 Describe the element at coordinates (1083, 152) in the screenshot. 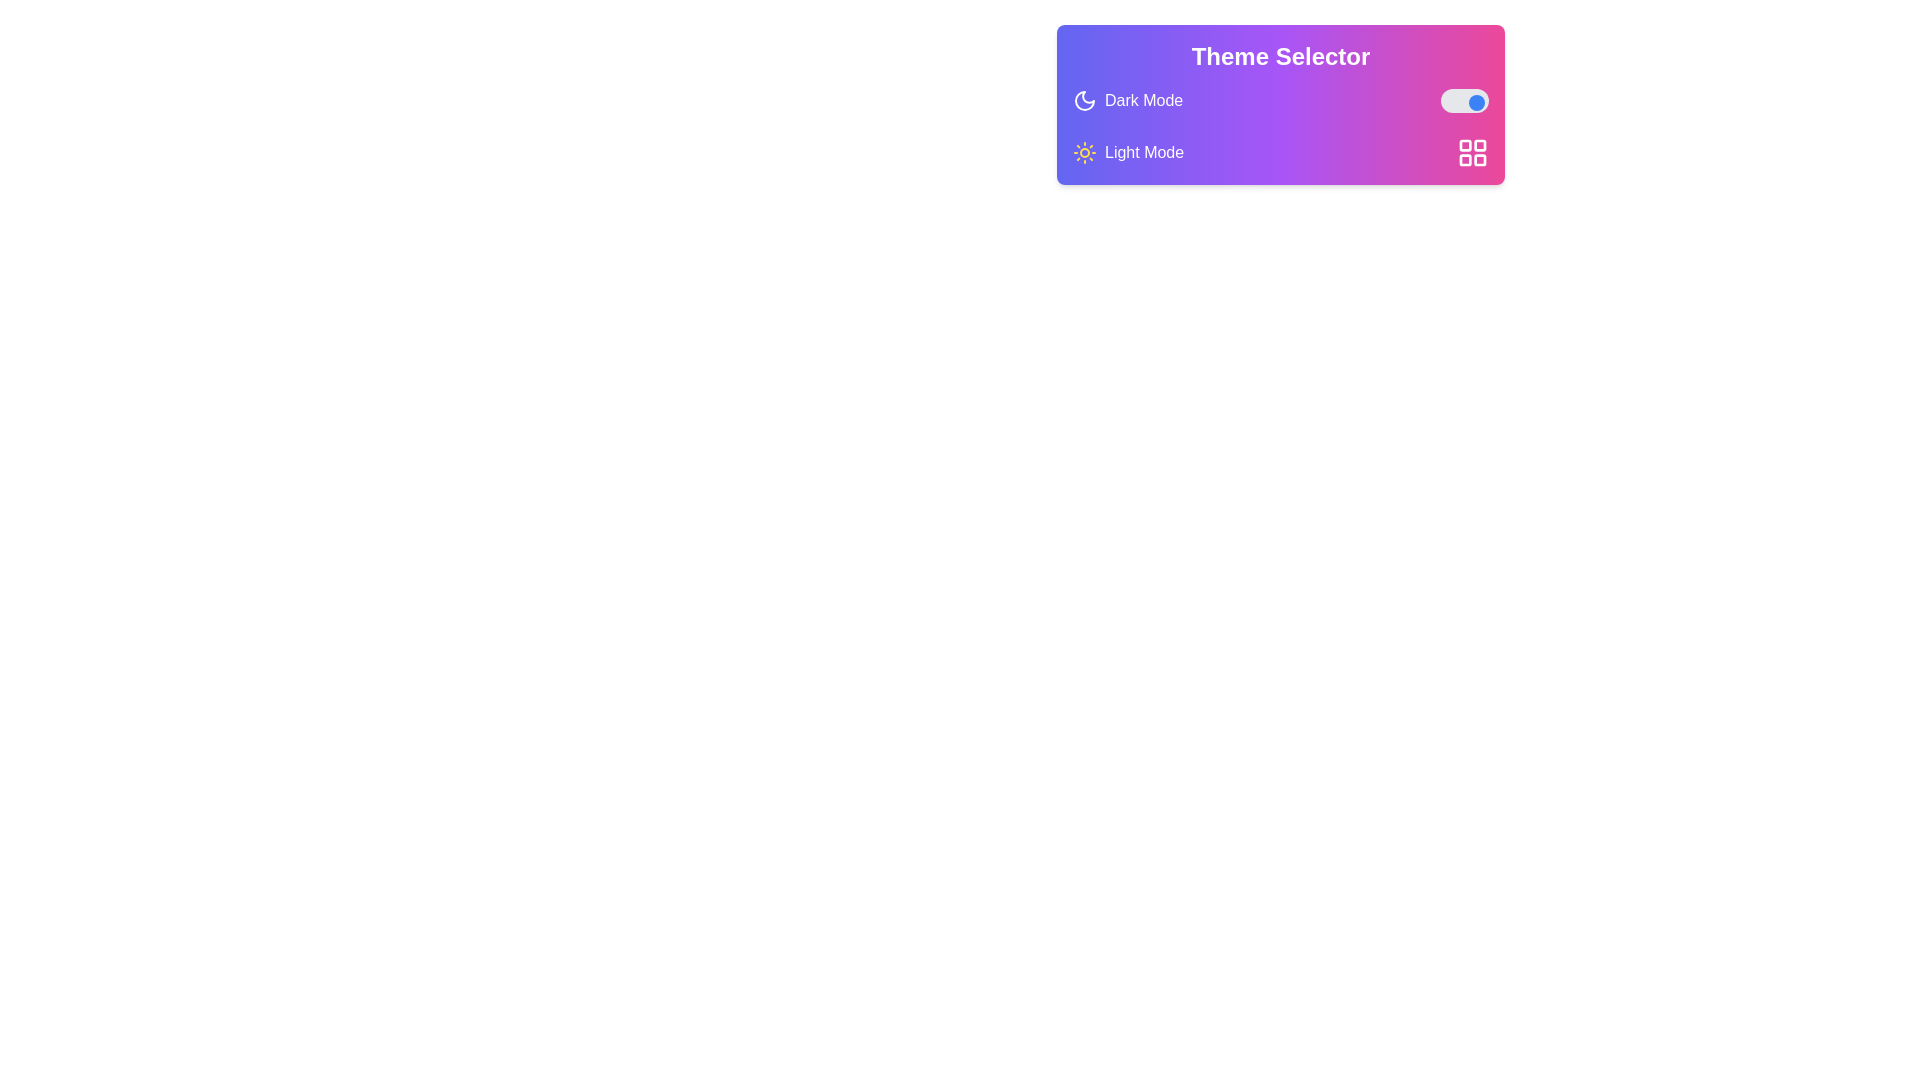

I see `the 'Light Mode' icon located inside the 'Theme Selector' section, positioned to the left of the 'Light Mode' label` at that location.